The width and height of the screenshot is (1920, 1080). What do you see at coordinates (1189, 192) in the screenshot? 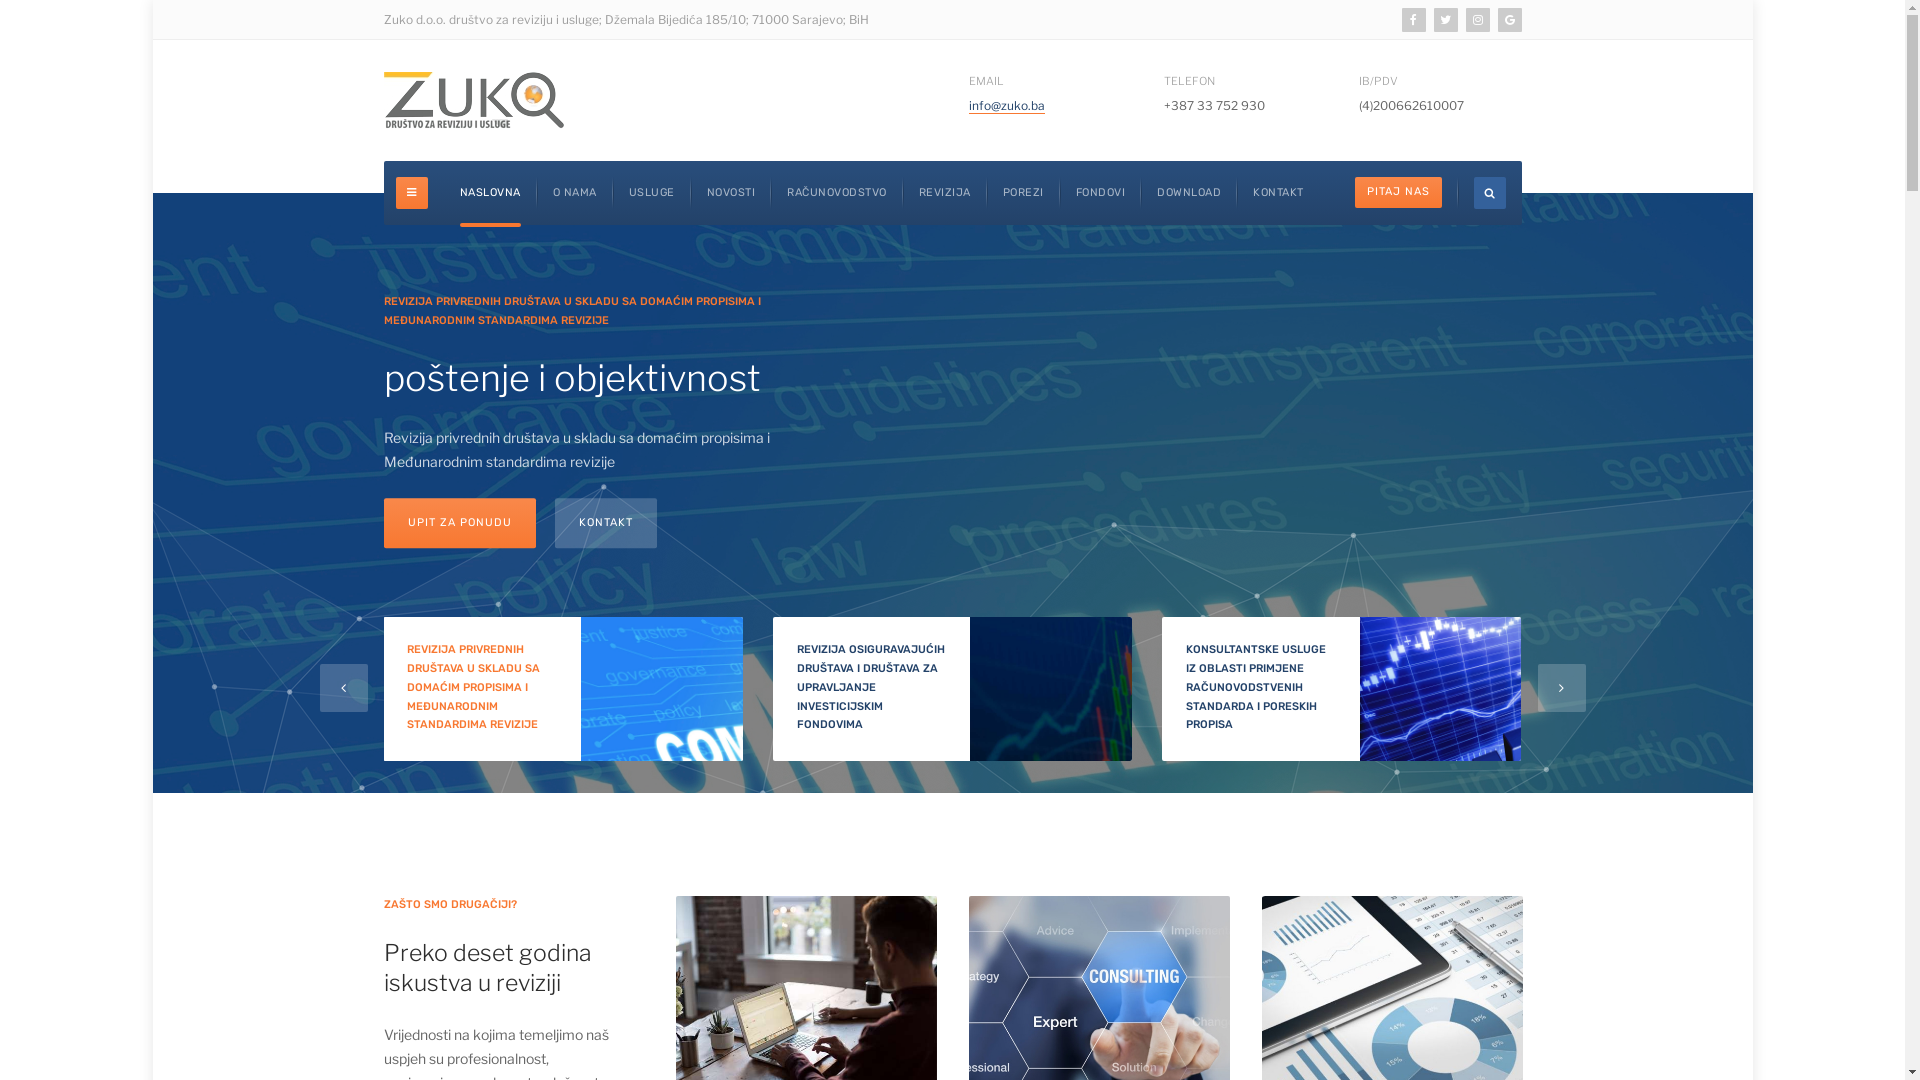
I see `'DOWNLOAD'` at bounding box center [1189, 192].